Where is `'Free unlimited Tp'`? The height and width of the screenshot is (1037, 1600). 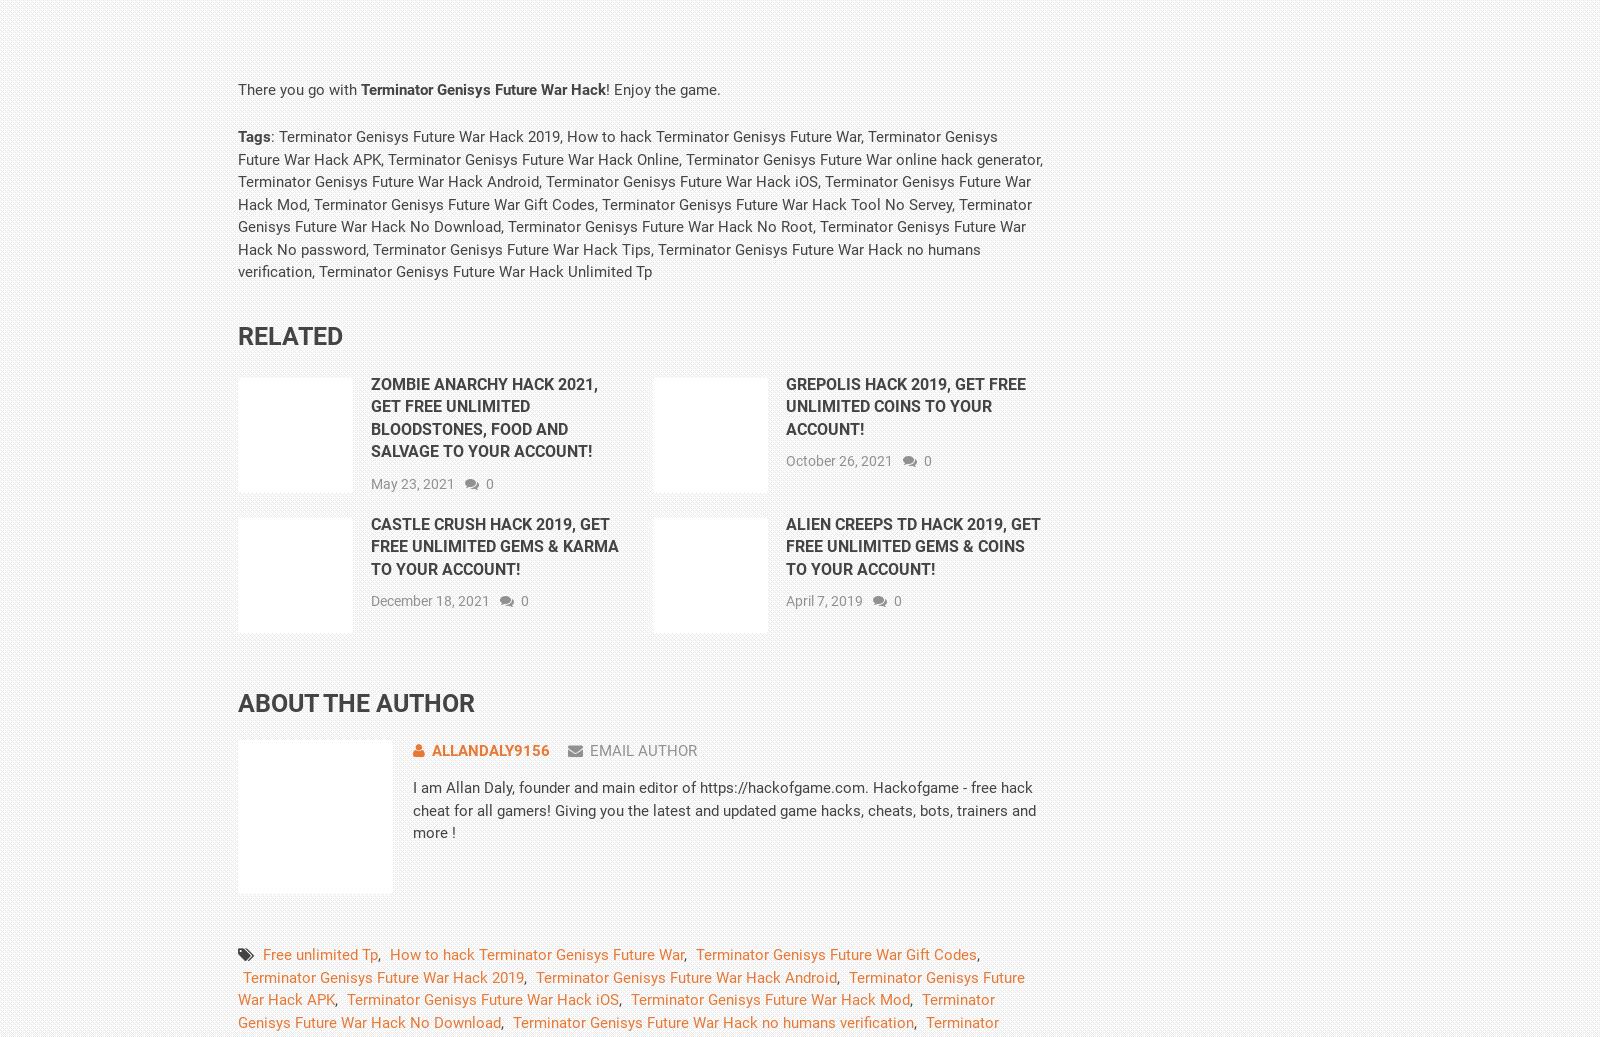
'Free unlimited Tp' is located at coordinates (320, 954).